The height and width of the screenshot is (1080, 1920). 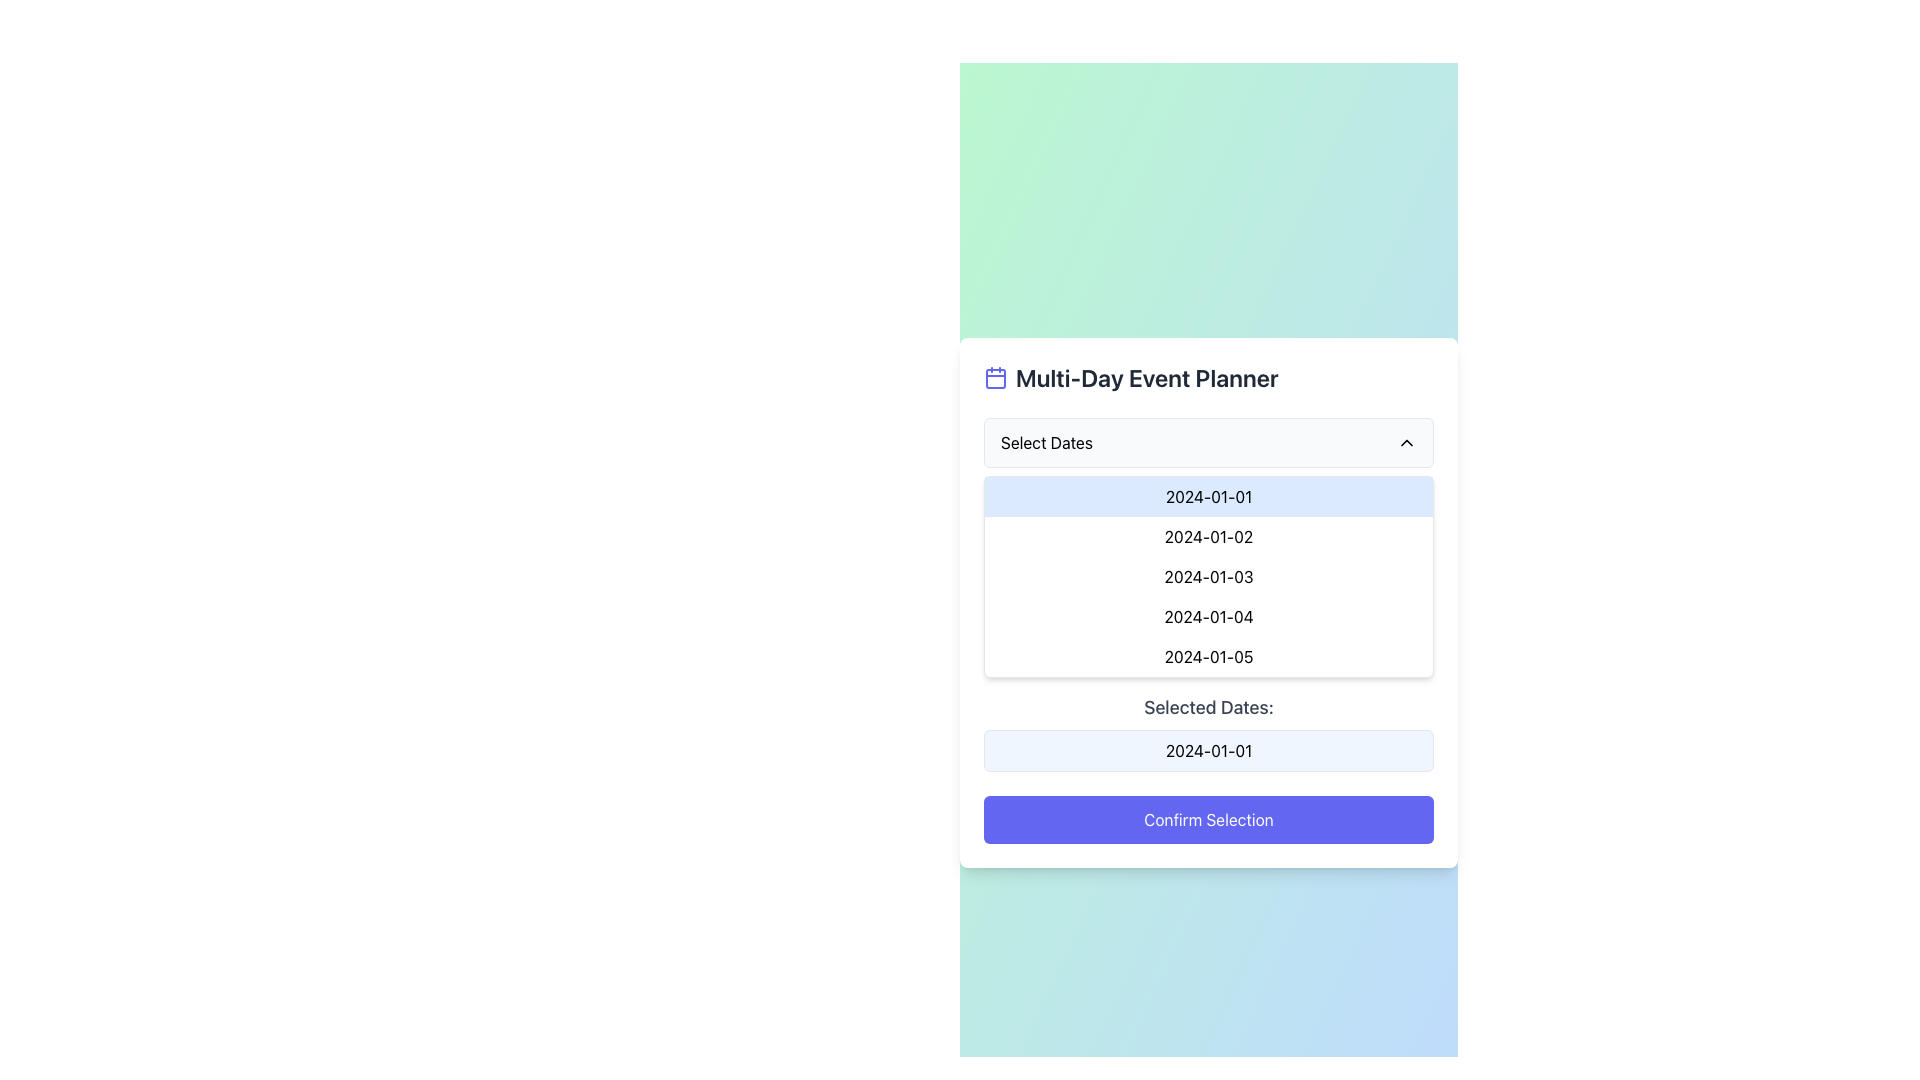 I want to click on the Chevron icon located to the right of the 'Select Dates' input box, so click(x=1405, y=442).